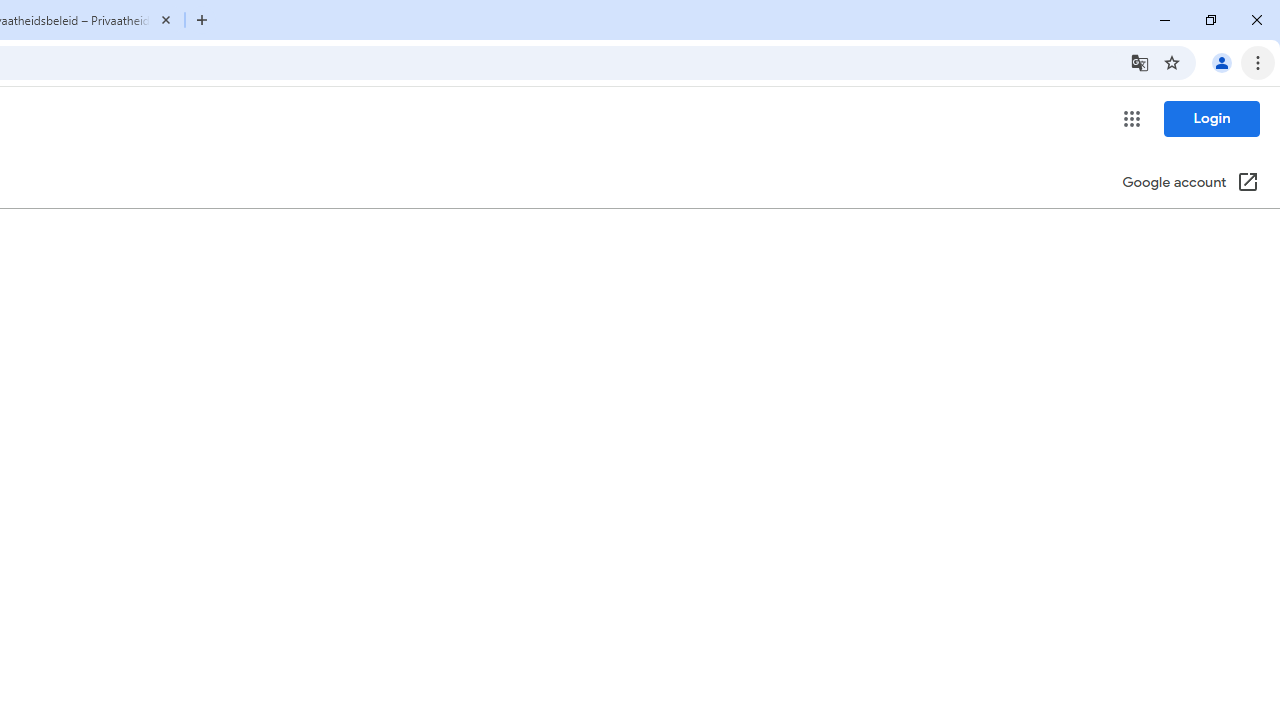  What do you see at coordinates (1210, 118) in the screenshot?
I see `'Login'` at bounding box center [1210, 118].